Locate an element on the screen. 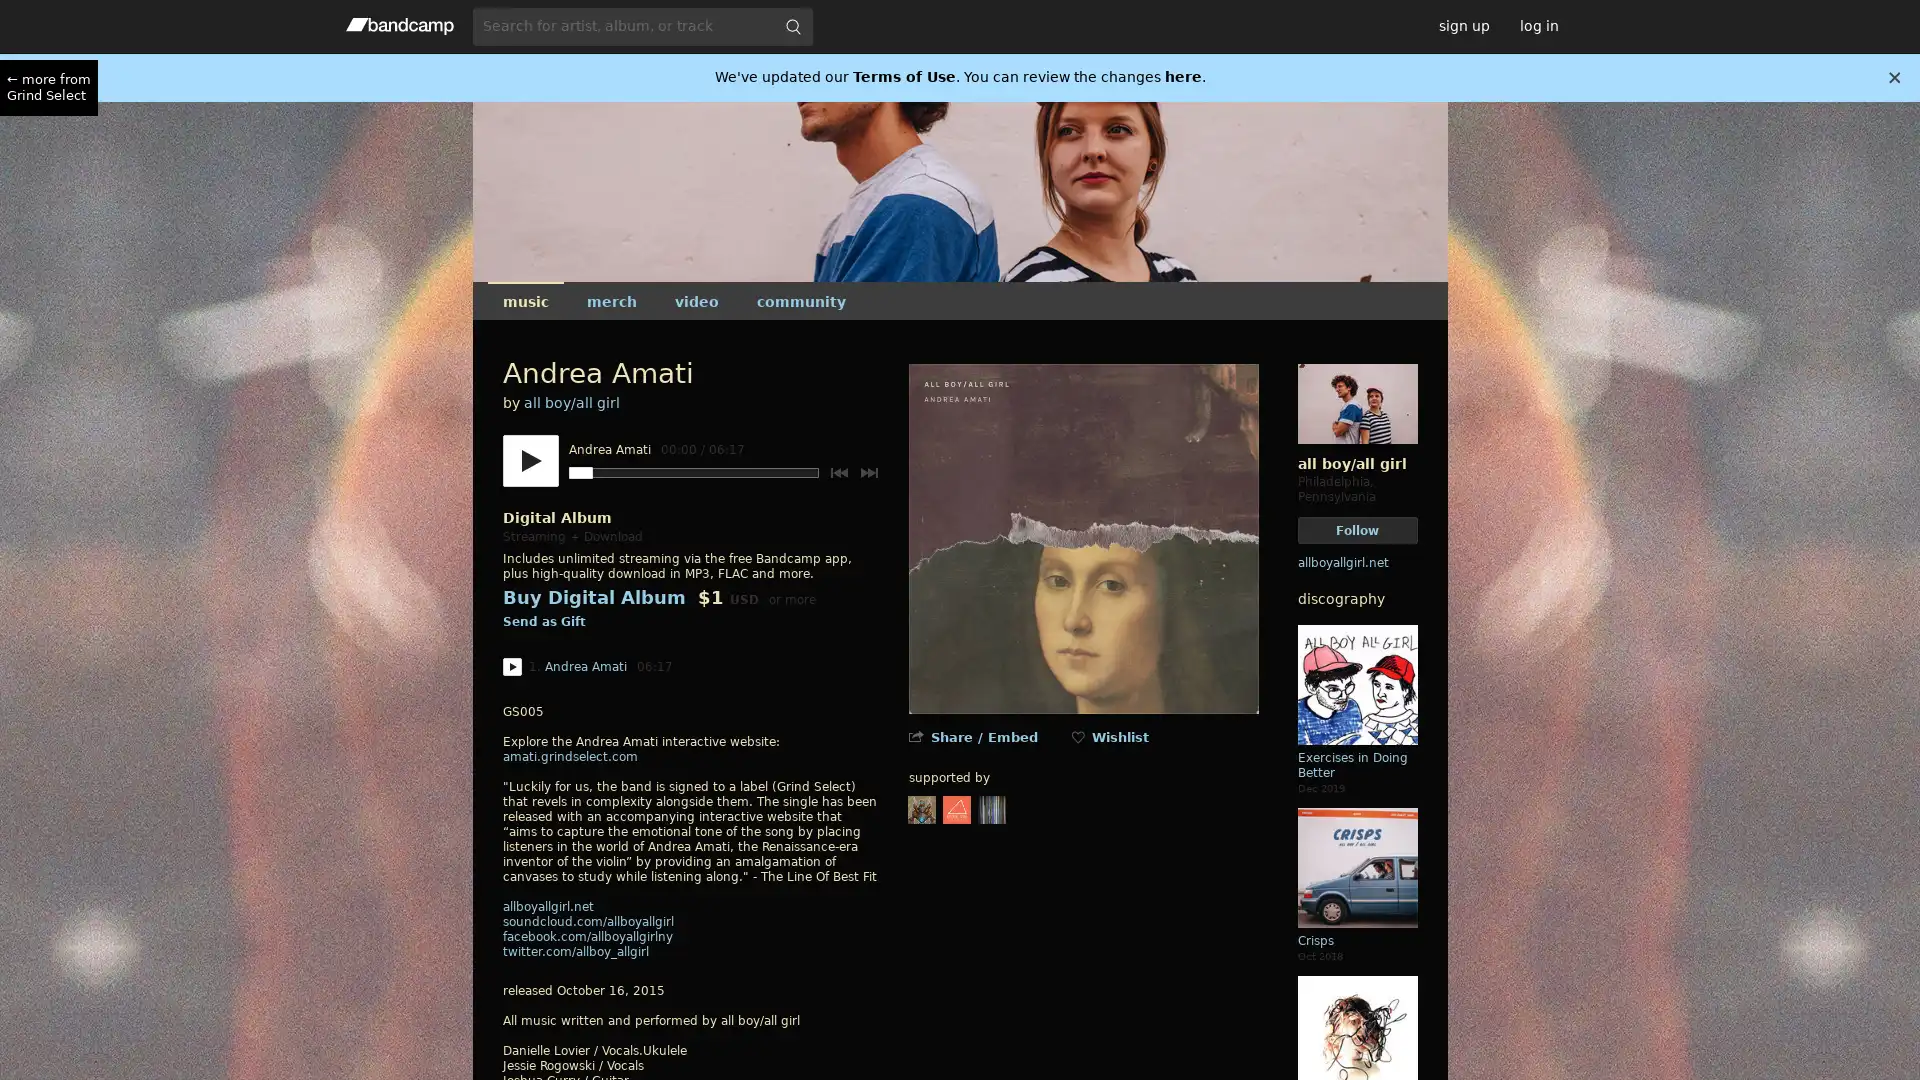 The width and height of the screenshot is (1920, 1080). Digital Album is located at coordinates (556, 516).